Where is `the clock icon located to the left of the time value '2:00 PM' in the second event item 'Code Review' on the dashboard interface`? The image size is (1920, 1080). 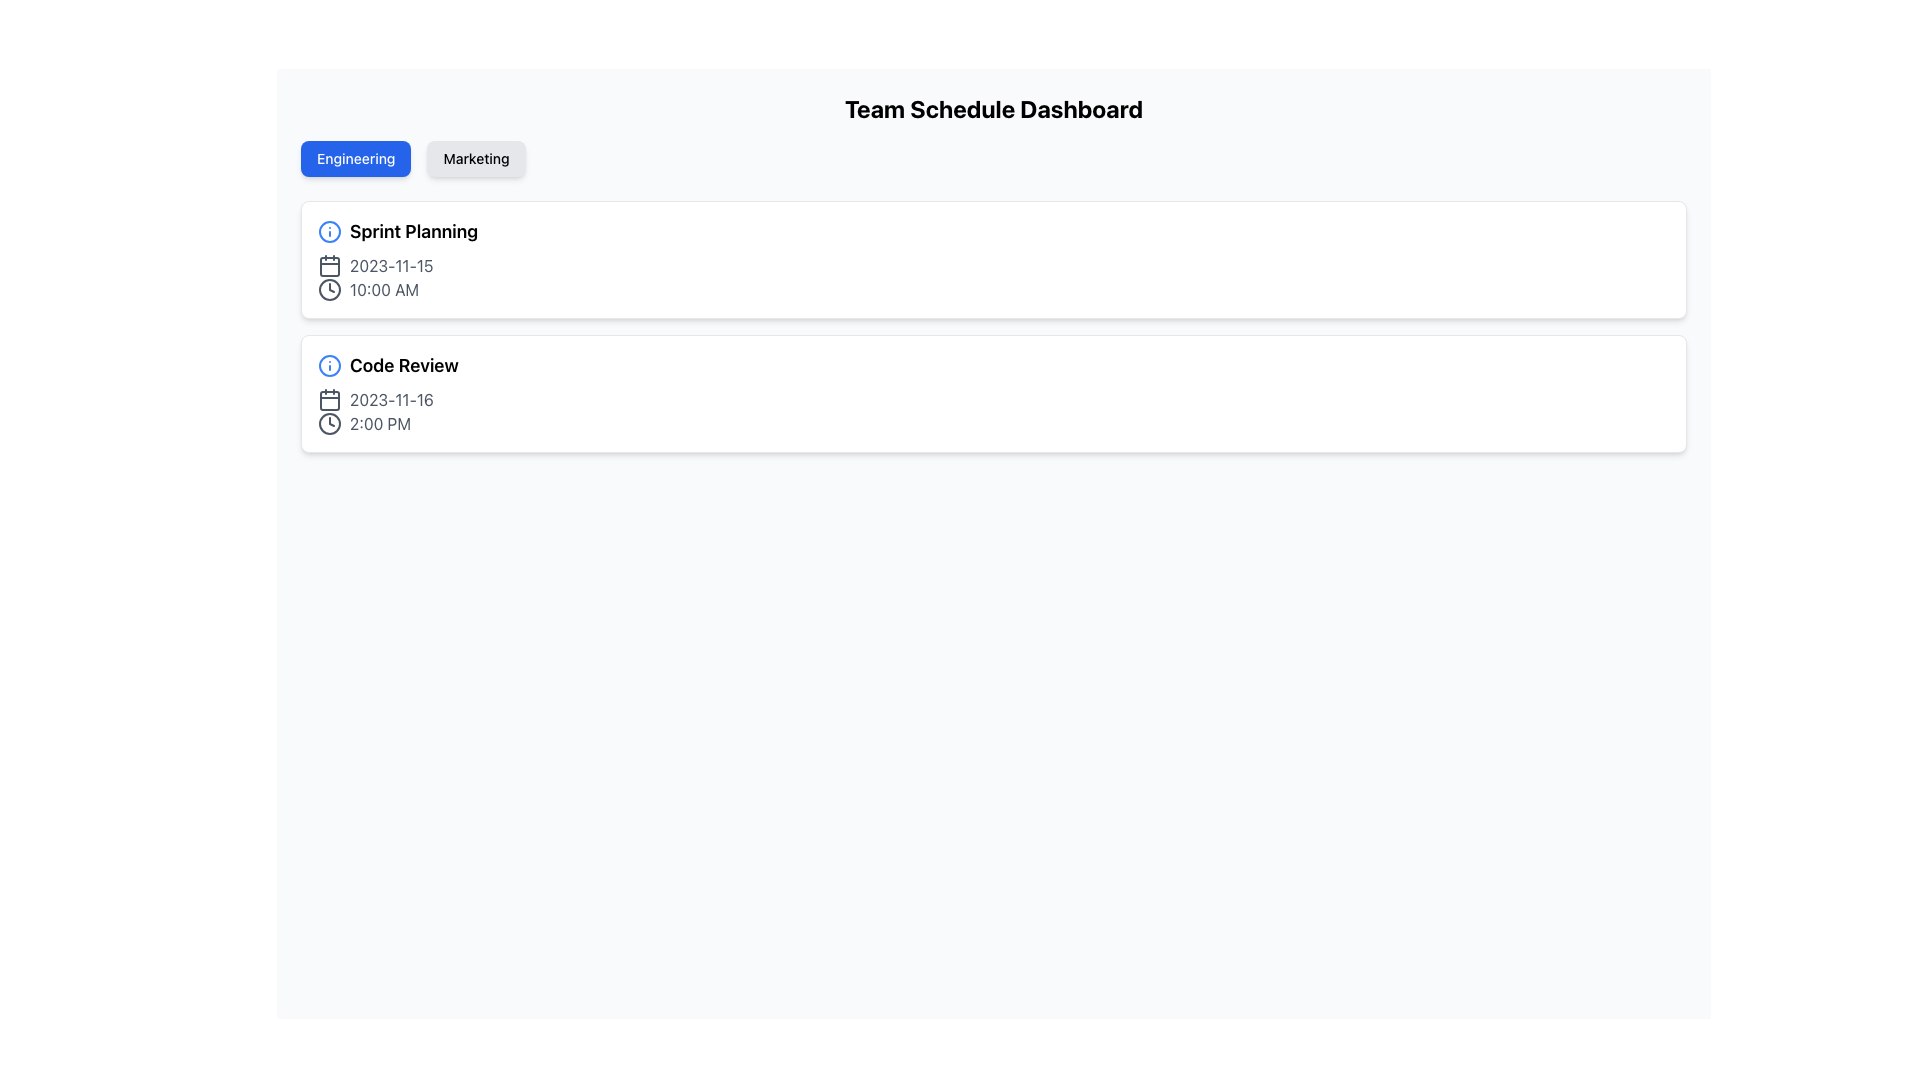 the clock icon located to the left of the time value '2:00 PM' in the second event item 'Code Review' on the dashboard interface is located at coordinates (330, 423).